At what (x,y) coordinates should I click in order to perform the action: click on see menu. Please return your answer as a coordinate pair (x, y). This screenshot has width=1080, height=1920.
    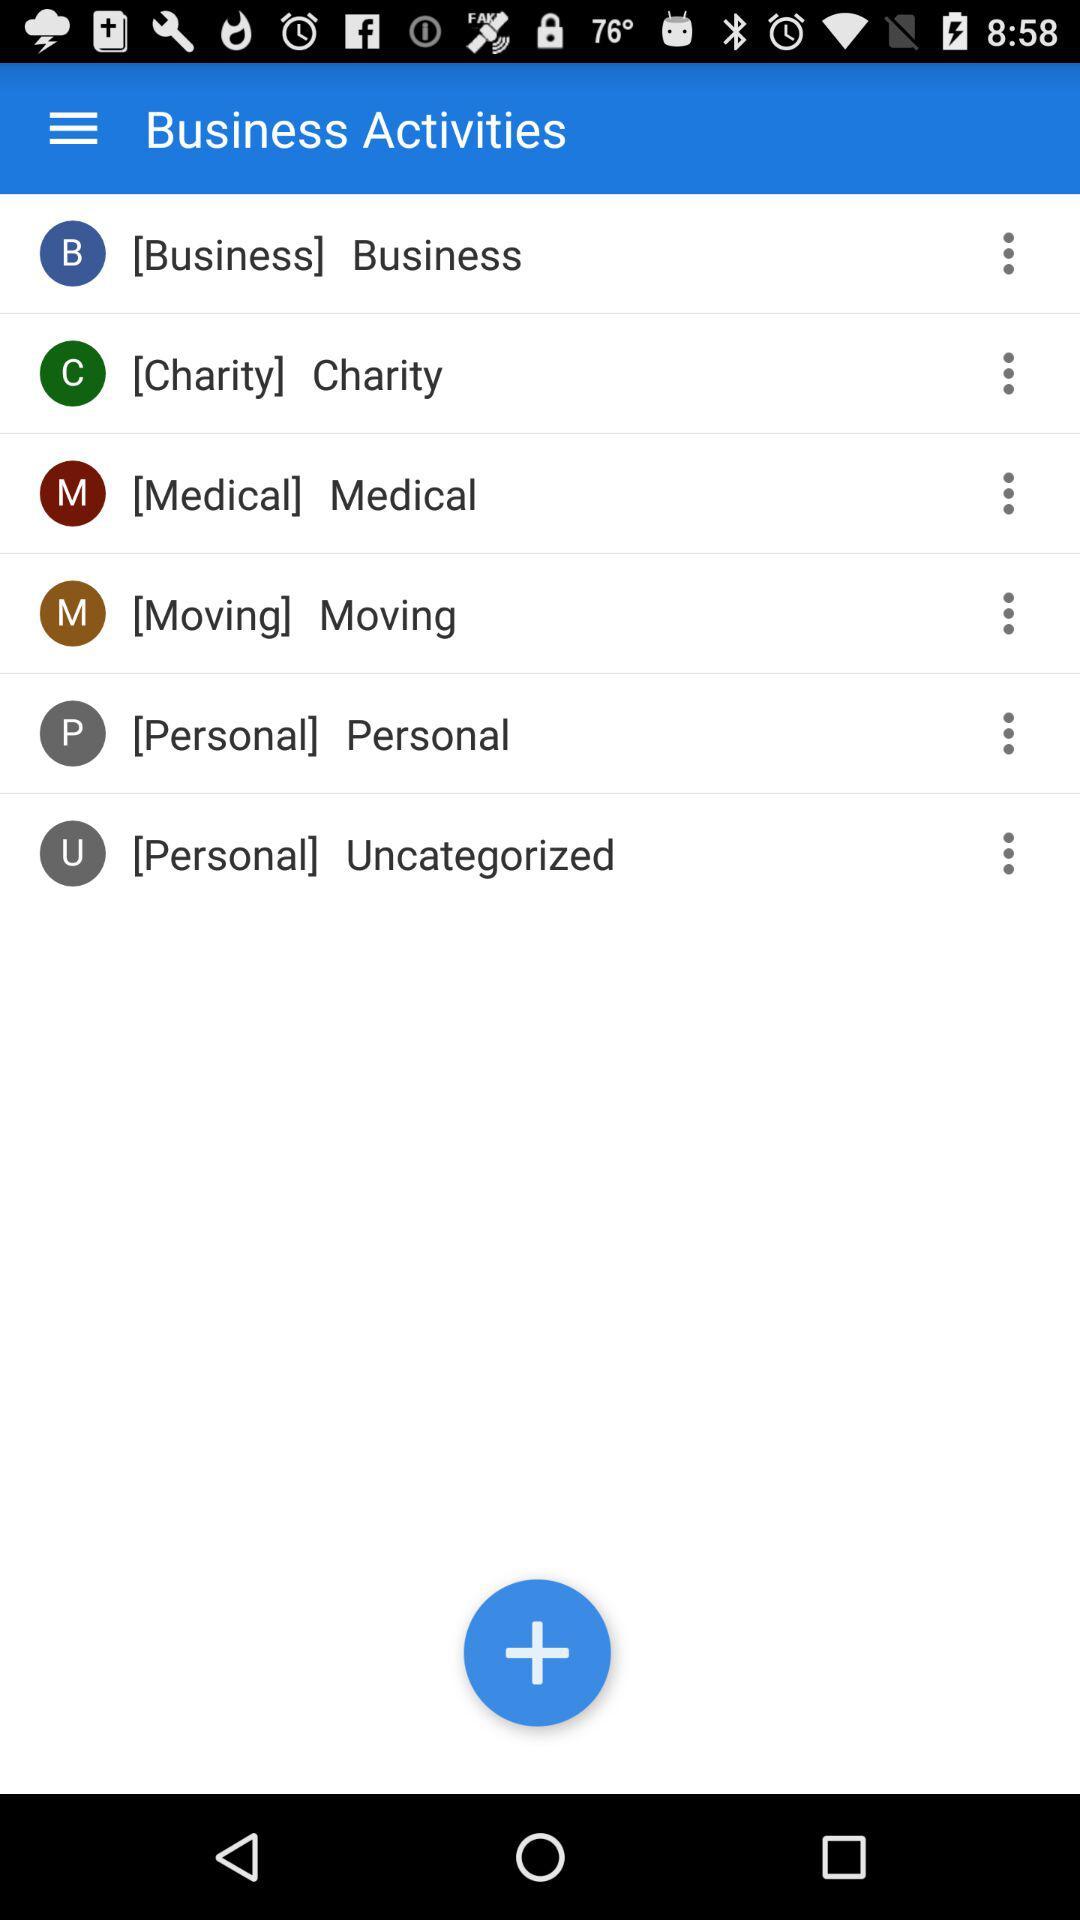
    Looking at the image, I should click on (1015, 493).